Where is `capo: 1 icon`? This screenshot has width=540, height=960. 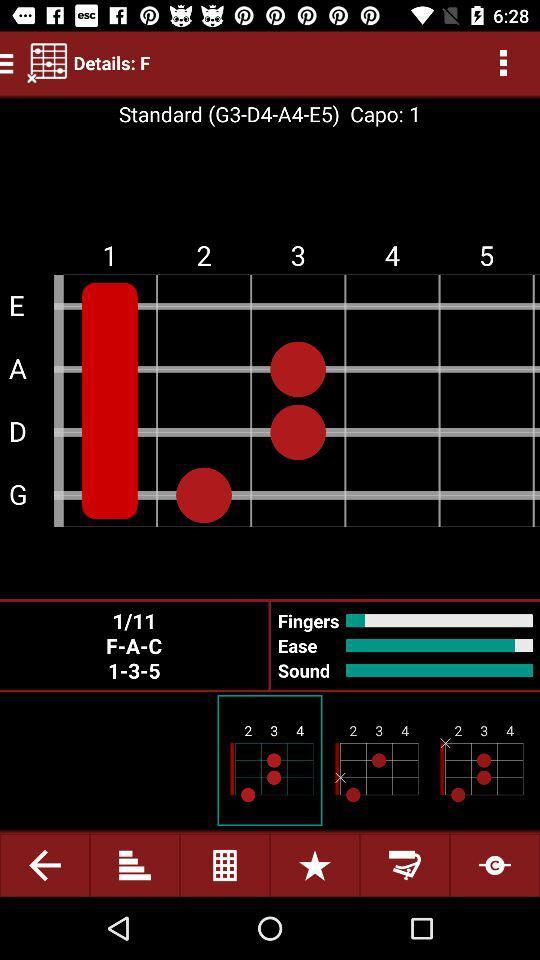 capo: 1 icon is located at coordinates (380, 114).